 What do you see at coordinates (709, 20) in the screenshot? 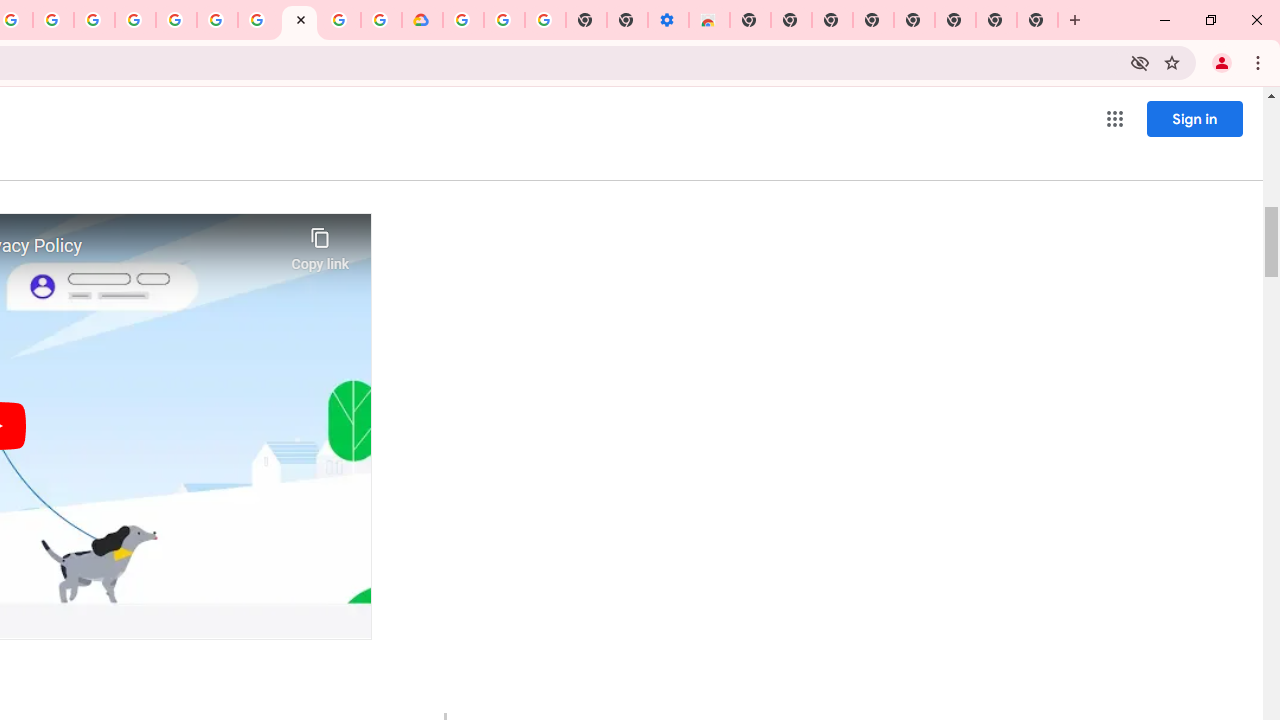
I see `'Chrome Web Store - Accessibility extensions'` at bounding box center [709, 20].